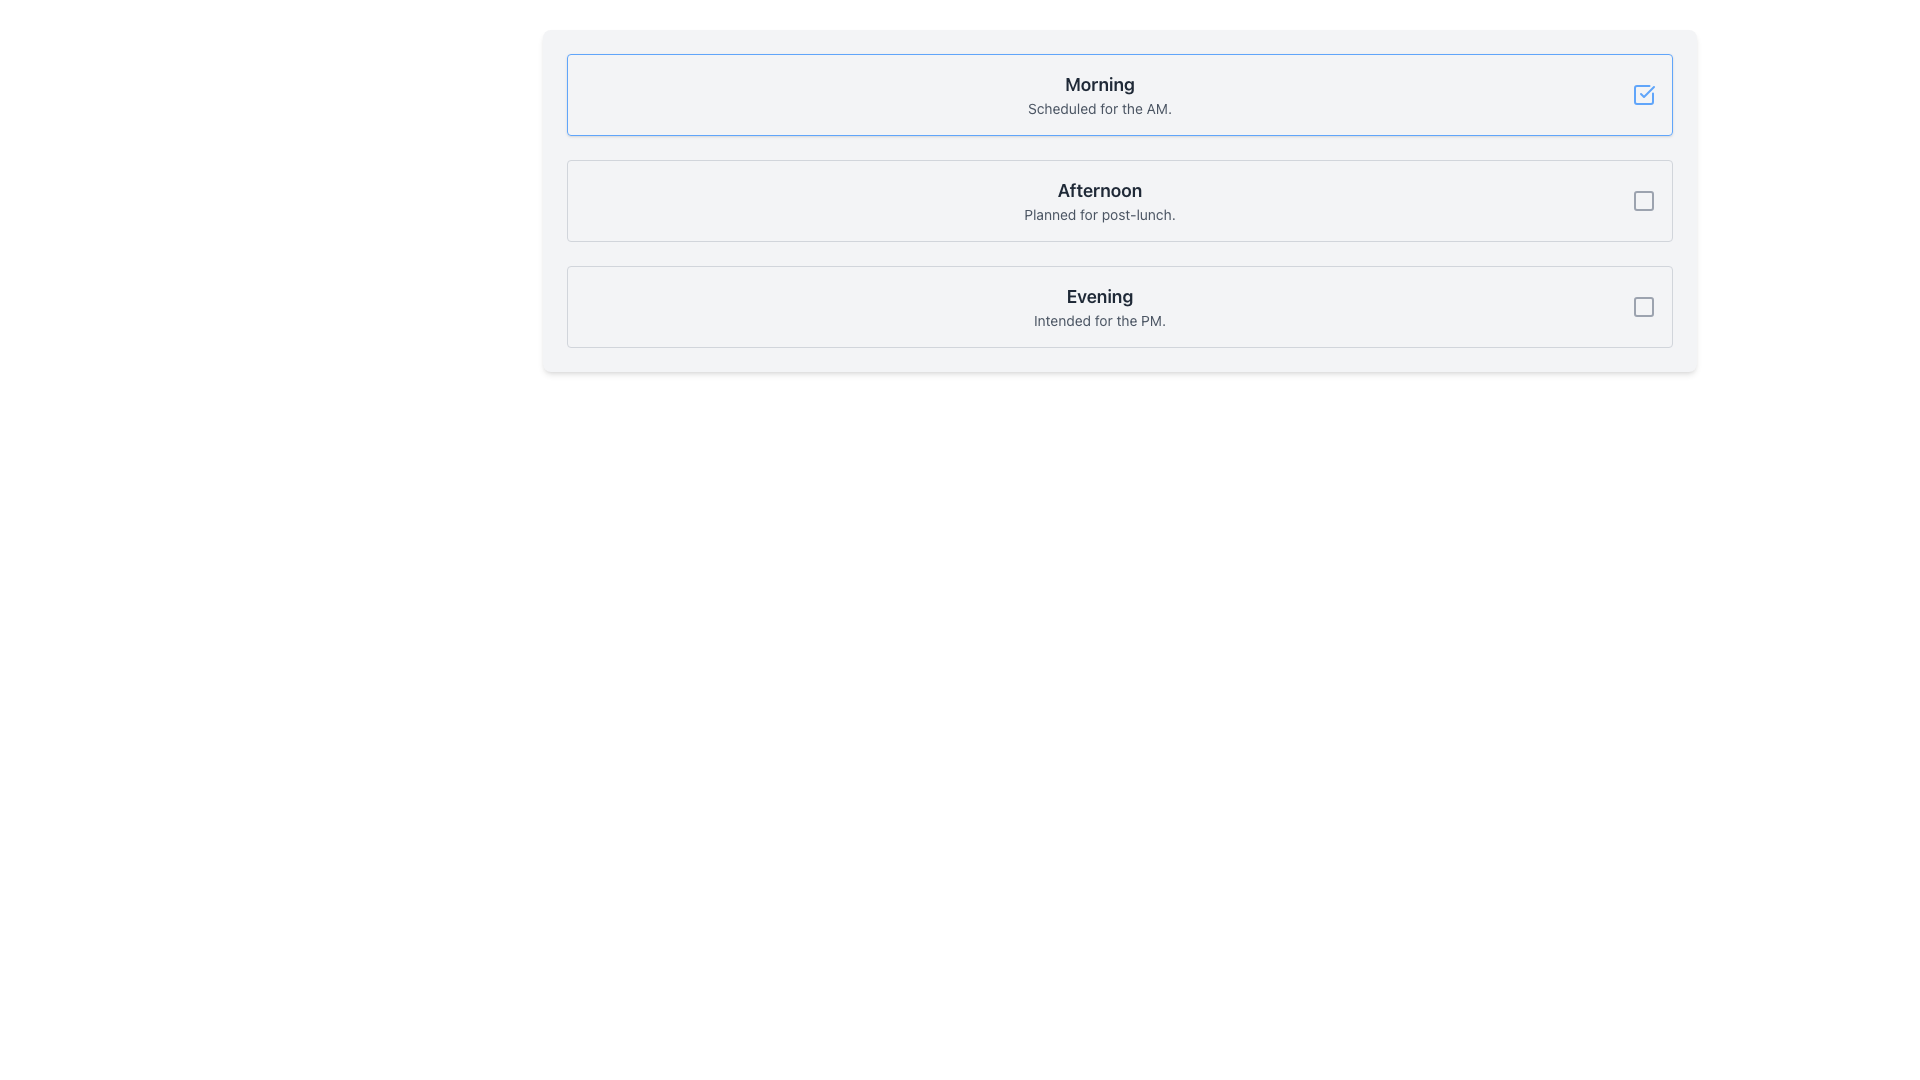 The image size is (1920, 1080). What do you see at coordinates (1118, 200) in the screenshot?
I see `the selectable card titled 'Afternoon' which is the second card in a vertical list` at bounding box center [1118, 200].